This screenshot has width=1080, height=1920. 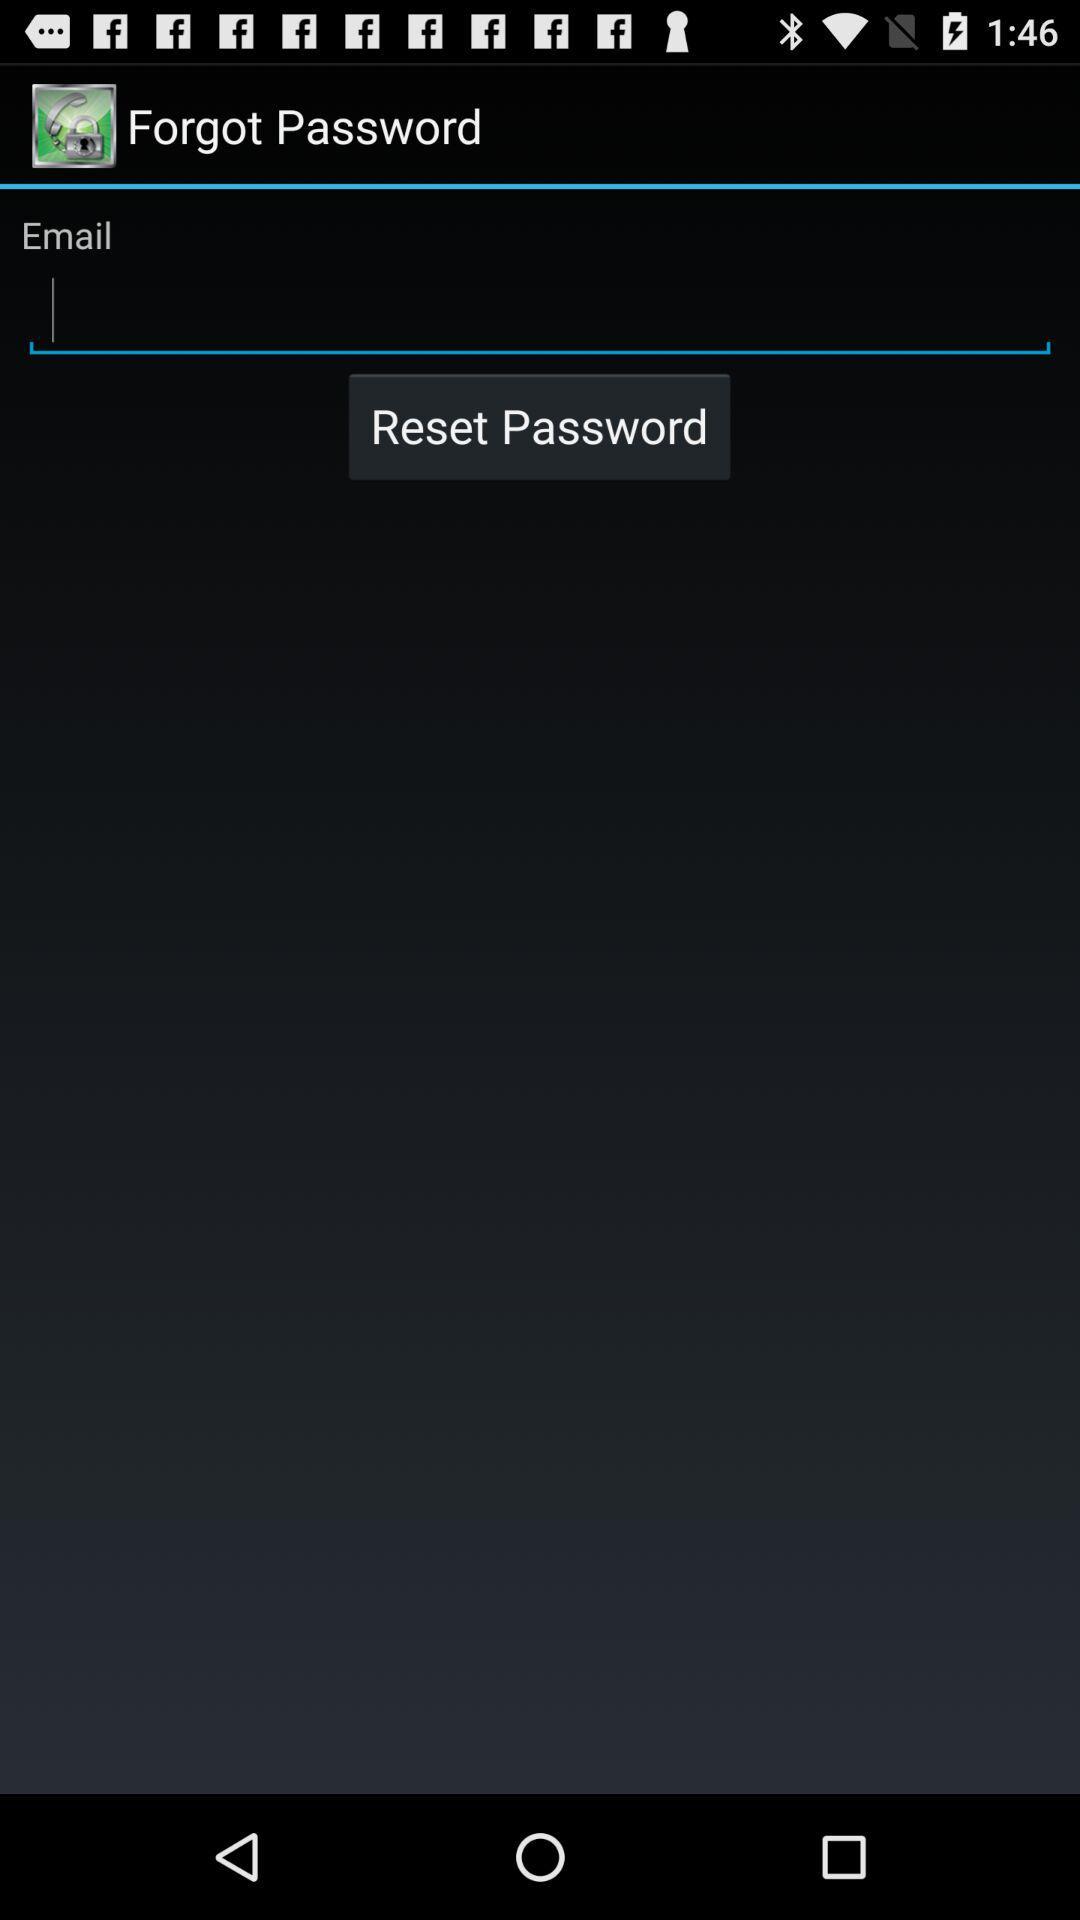 What do you see at coordinates (538, 425) in the screenshot?
I see `the reset password item` at bounding box center [538, 425].